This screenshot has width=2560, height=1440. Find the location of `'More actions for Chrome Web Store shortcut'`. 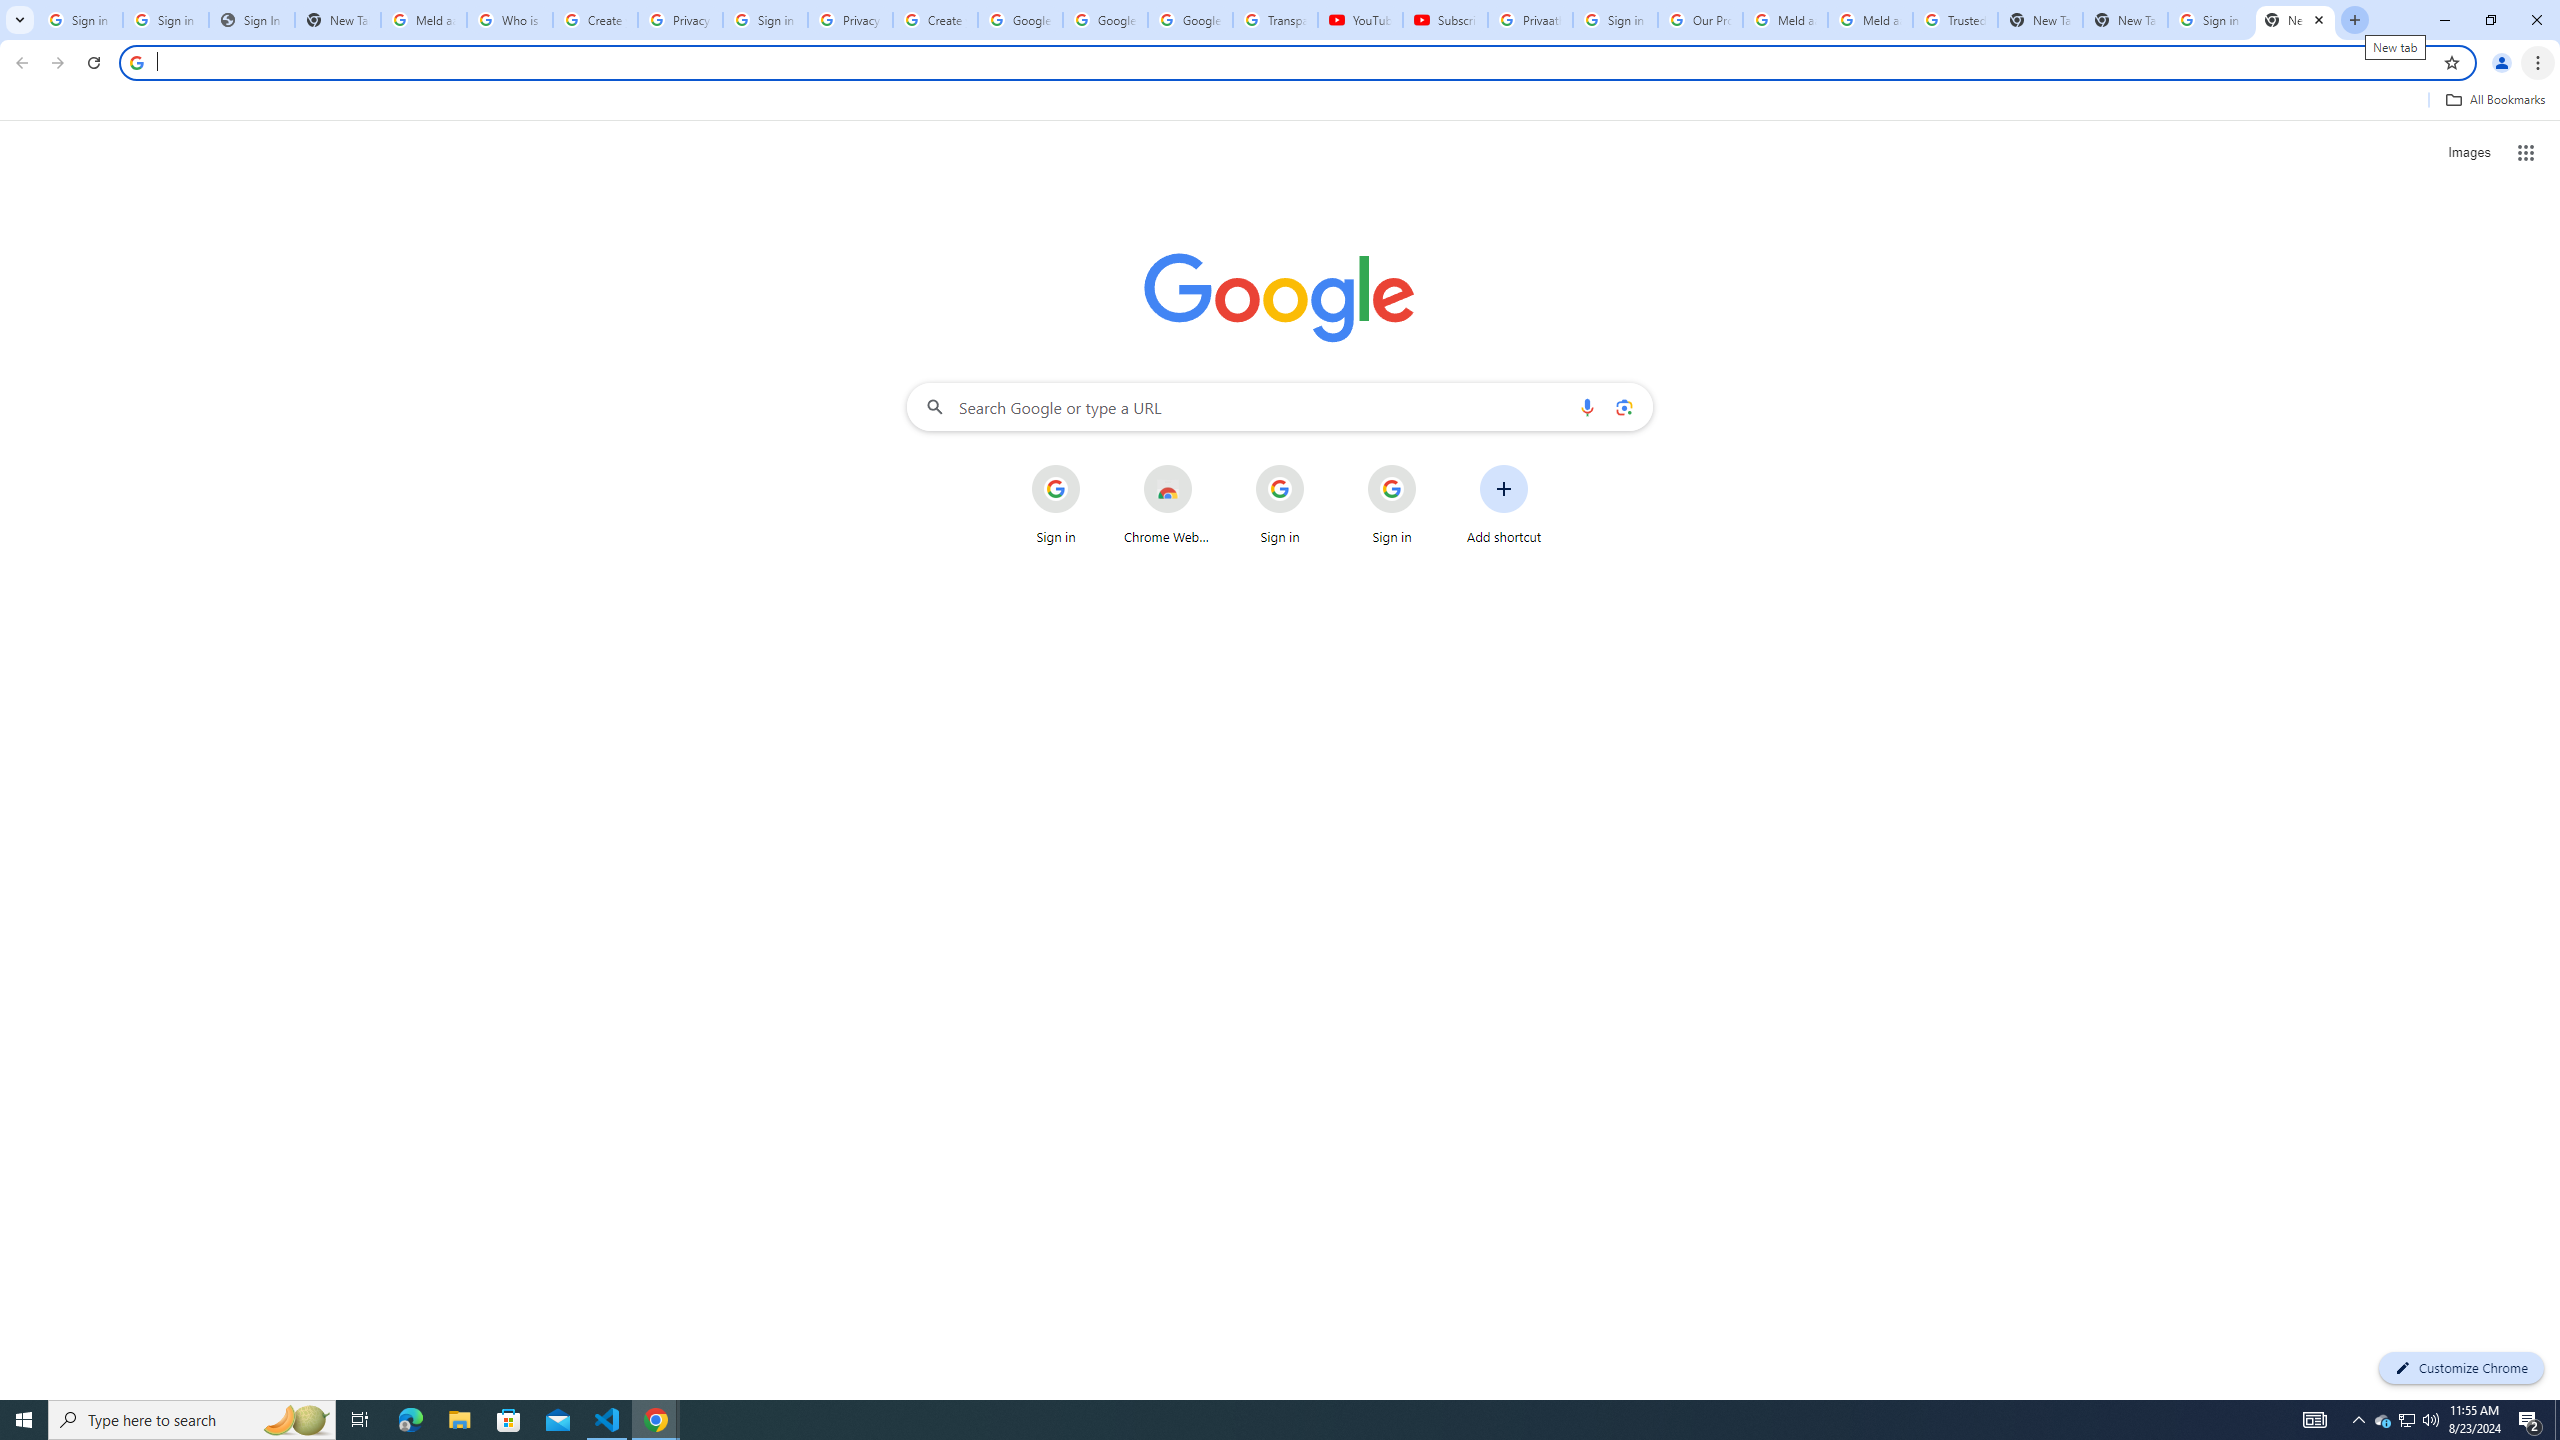

'More actions for Chrome Web Store shortcut' is located at coordinates (1206, 467).